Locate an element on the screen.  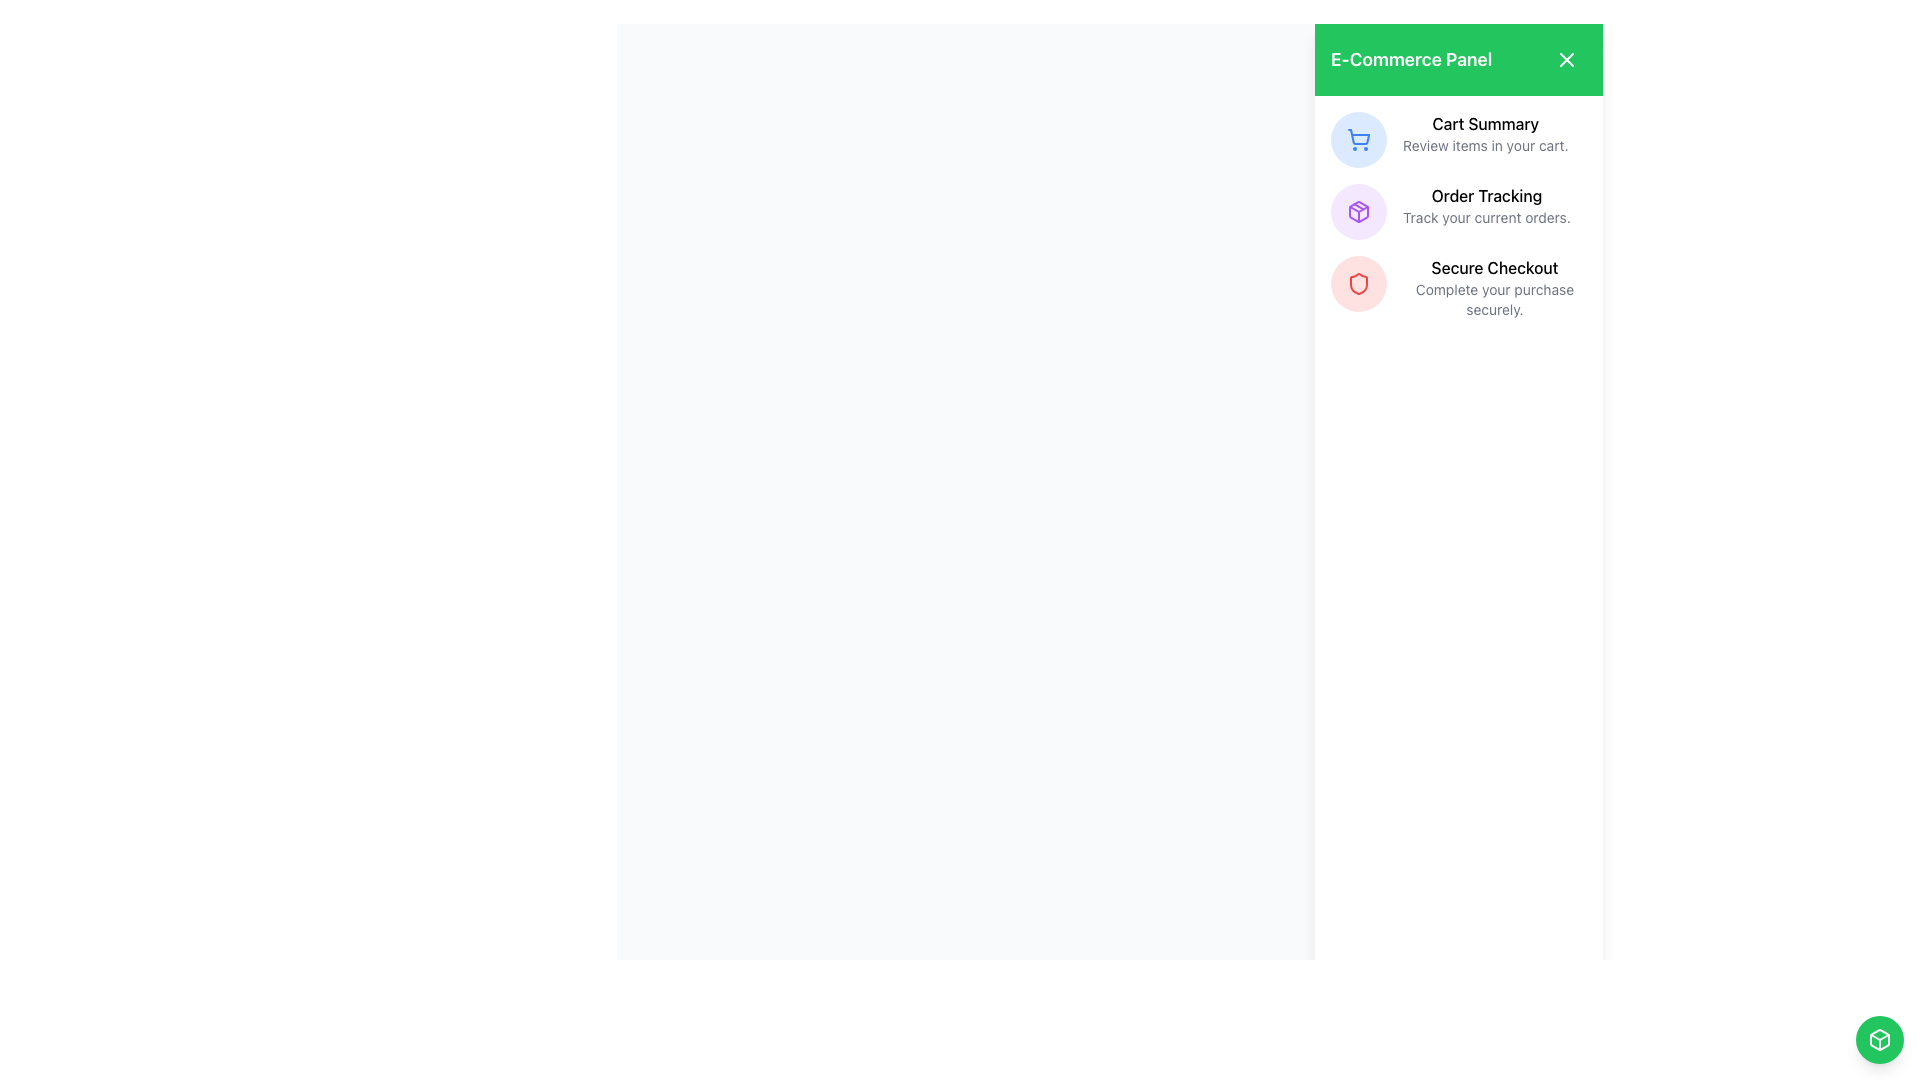
the List Item which has a blue shopping cart icon and bold text 'Cart Summary' in the E-Commerce Panel is located at coordinates (1459, 138).